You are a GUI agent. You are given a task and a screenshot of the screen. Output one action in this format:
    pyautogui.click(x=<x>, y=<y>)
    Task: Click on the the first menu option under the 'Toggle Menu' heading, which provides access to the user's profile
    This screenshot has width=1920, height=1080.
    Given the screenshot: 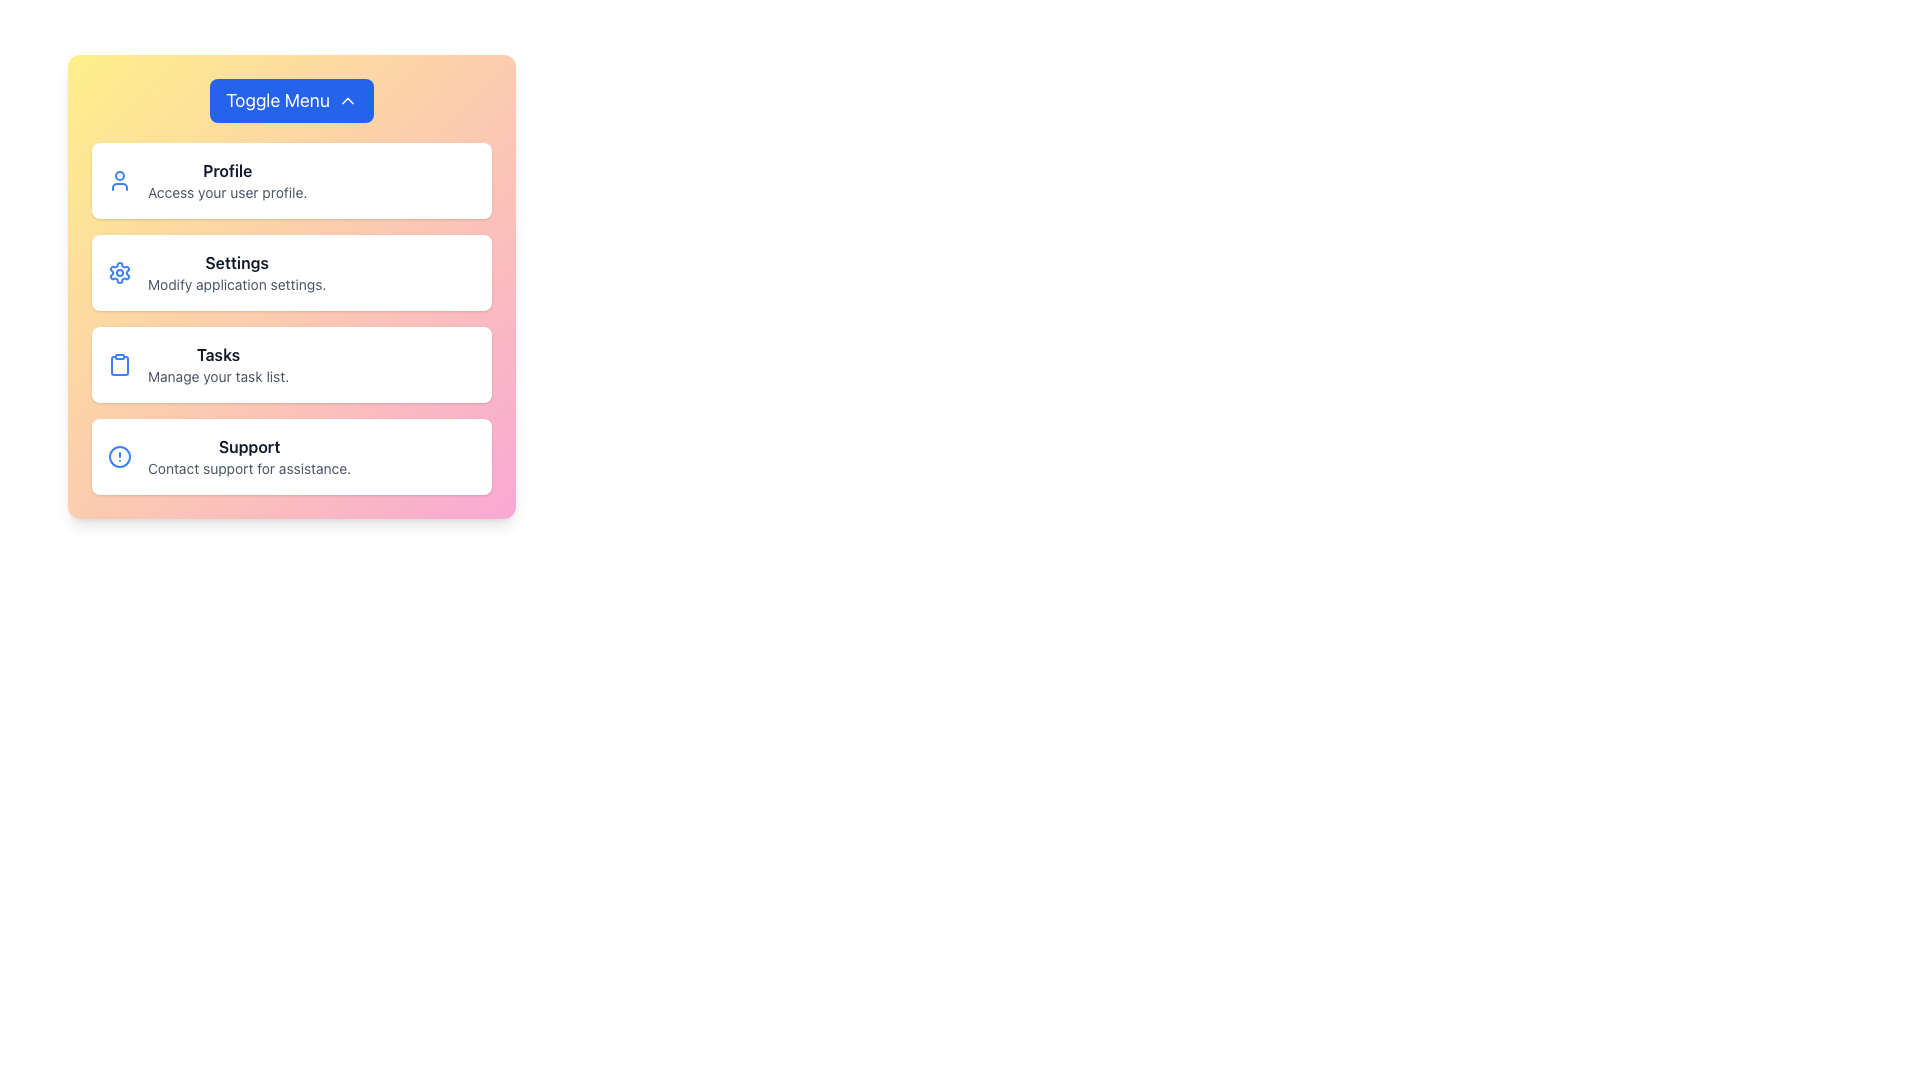 What is the action you would take?
    pyautogui.click(x=227, y=181)
    